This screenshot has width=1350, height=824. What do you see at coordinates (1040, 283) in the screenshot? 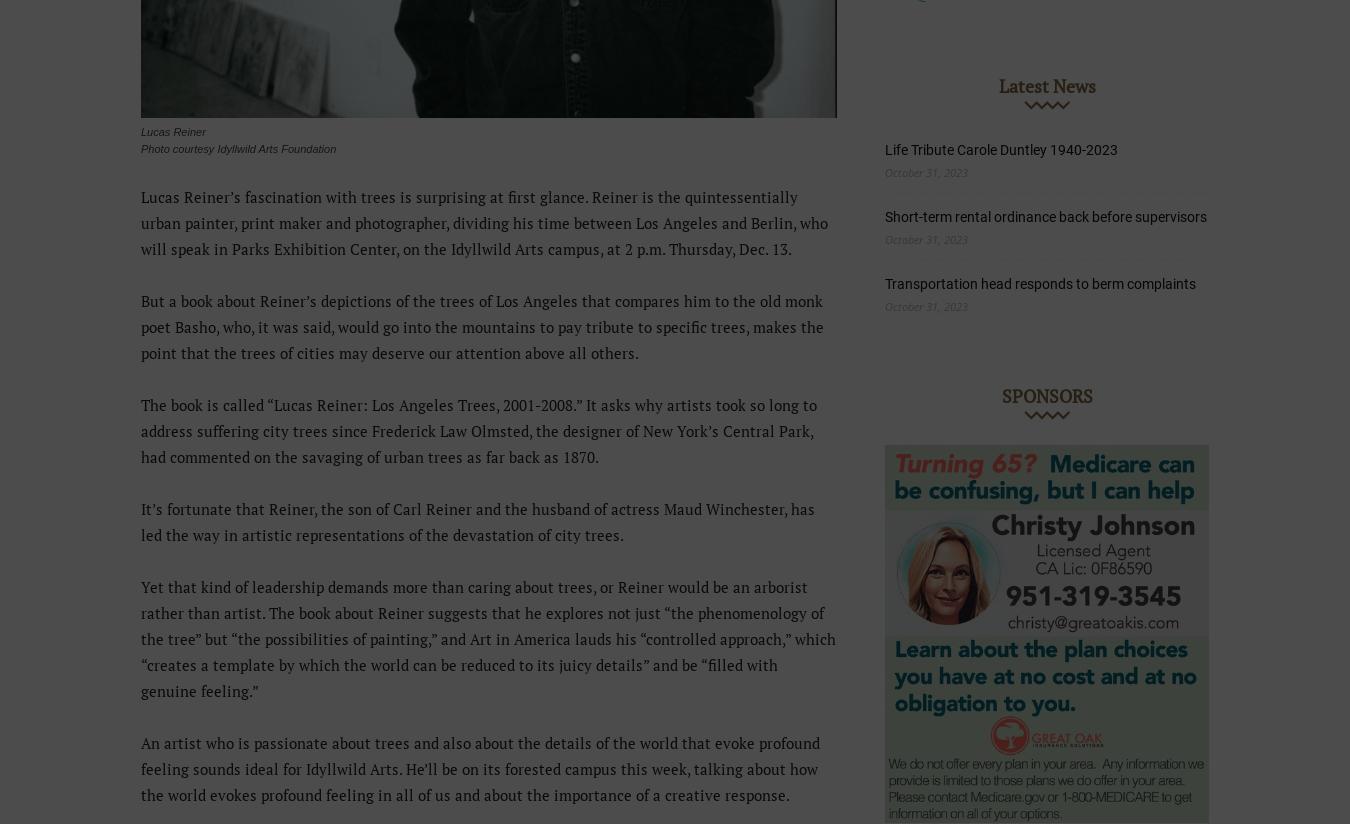
I see `'Transportation head responds to berm complaints'` at bounding box center [1040, 283].